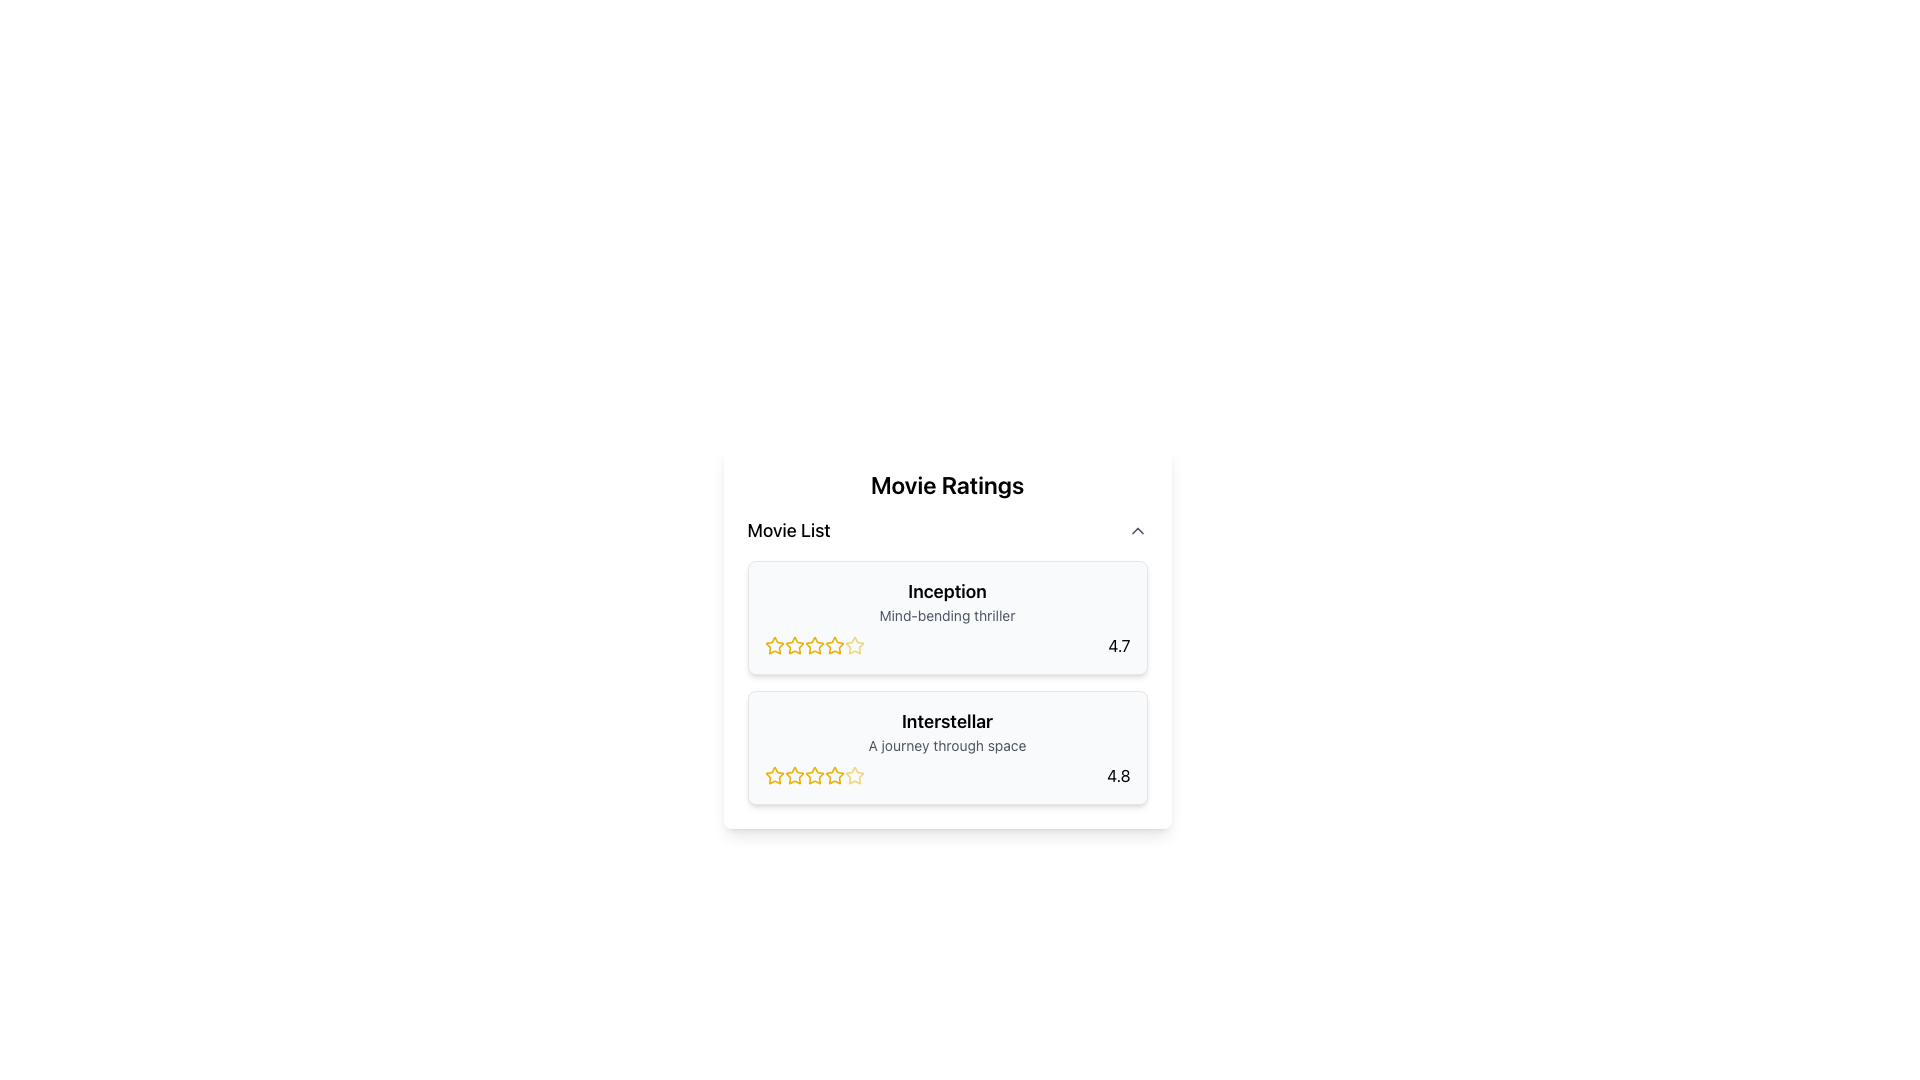 The image size is (1920, 1080). What do you see at coordinates (773, 645) in the screenshot?
I see `the first yellow star icon in the rating section for the movie 'Inception'` at bounding box center [773, 645].